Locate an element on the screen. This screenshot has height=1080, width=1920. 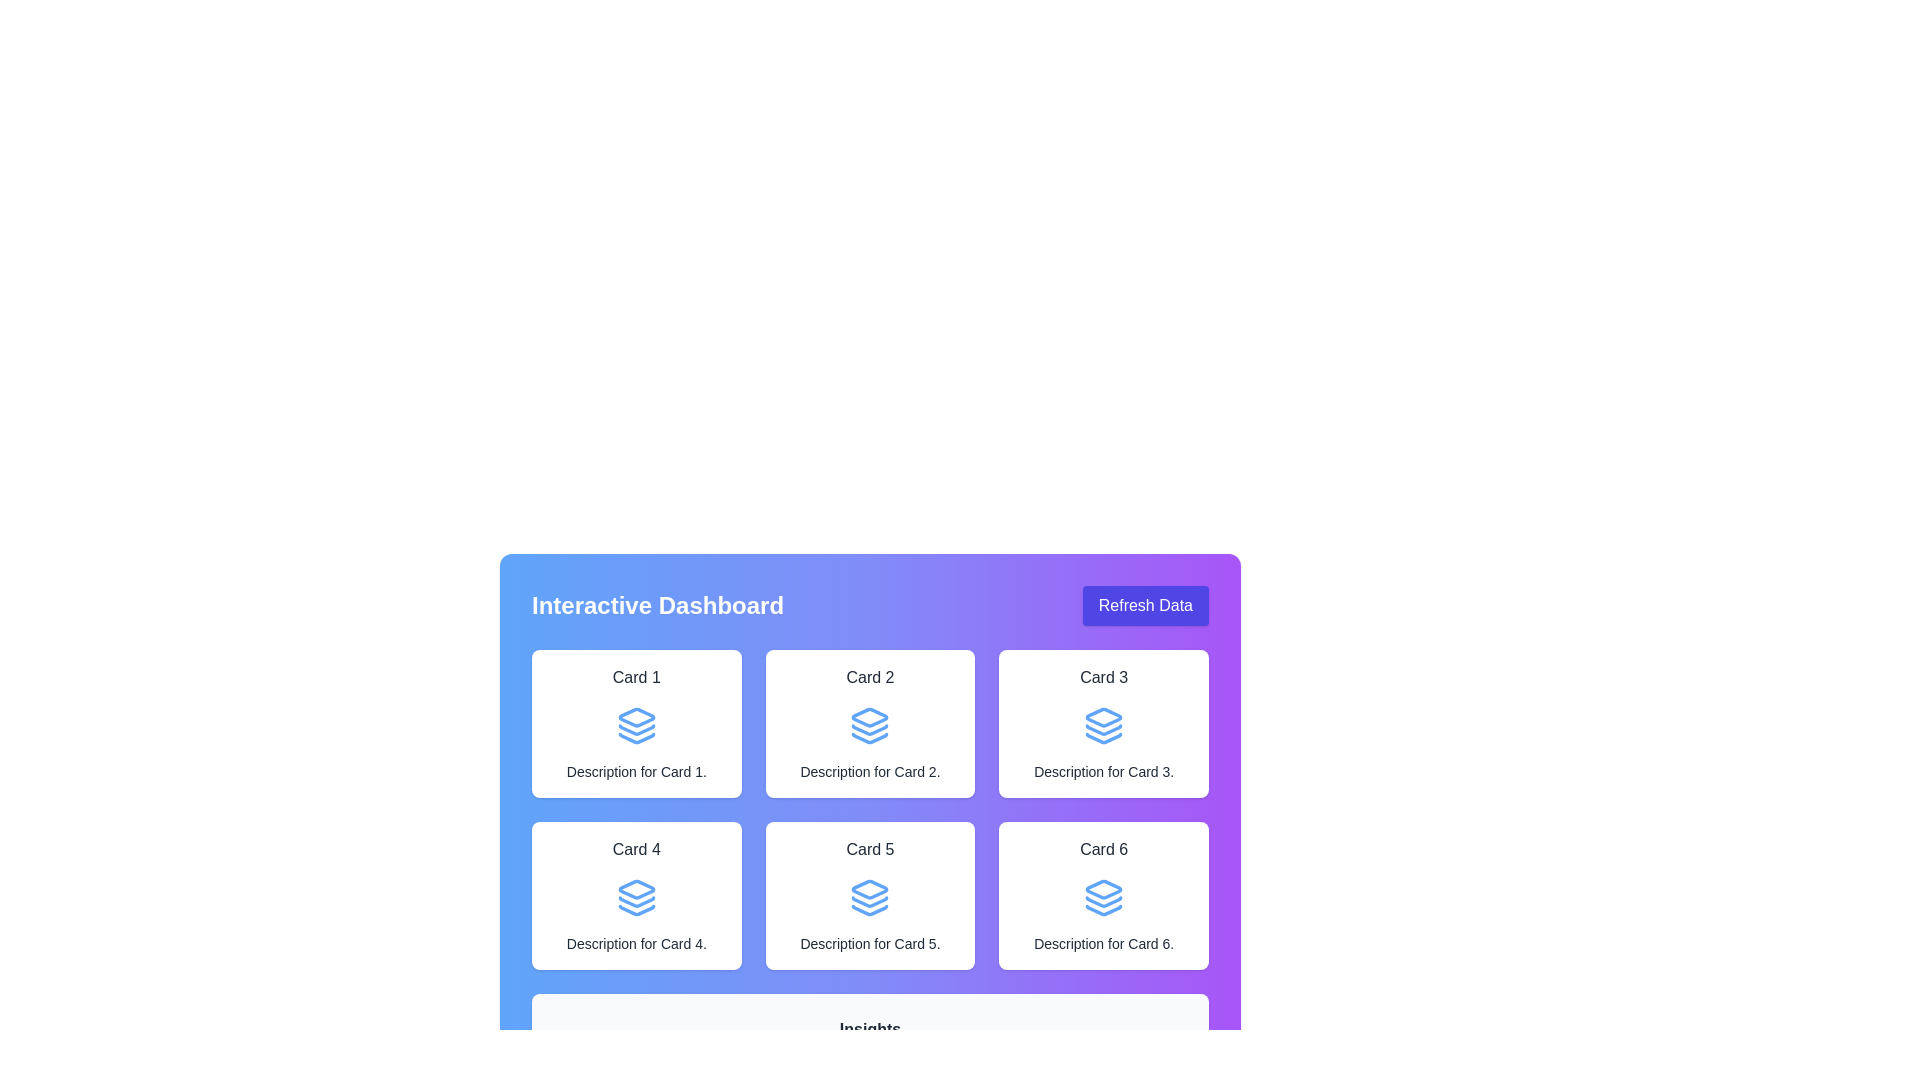
the static text label that serves as the title for 'Card 1', which is located at the top of the first card in the grid layout on the dashboard is located at coordinates (635, 677).